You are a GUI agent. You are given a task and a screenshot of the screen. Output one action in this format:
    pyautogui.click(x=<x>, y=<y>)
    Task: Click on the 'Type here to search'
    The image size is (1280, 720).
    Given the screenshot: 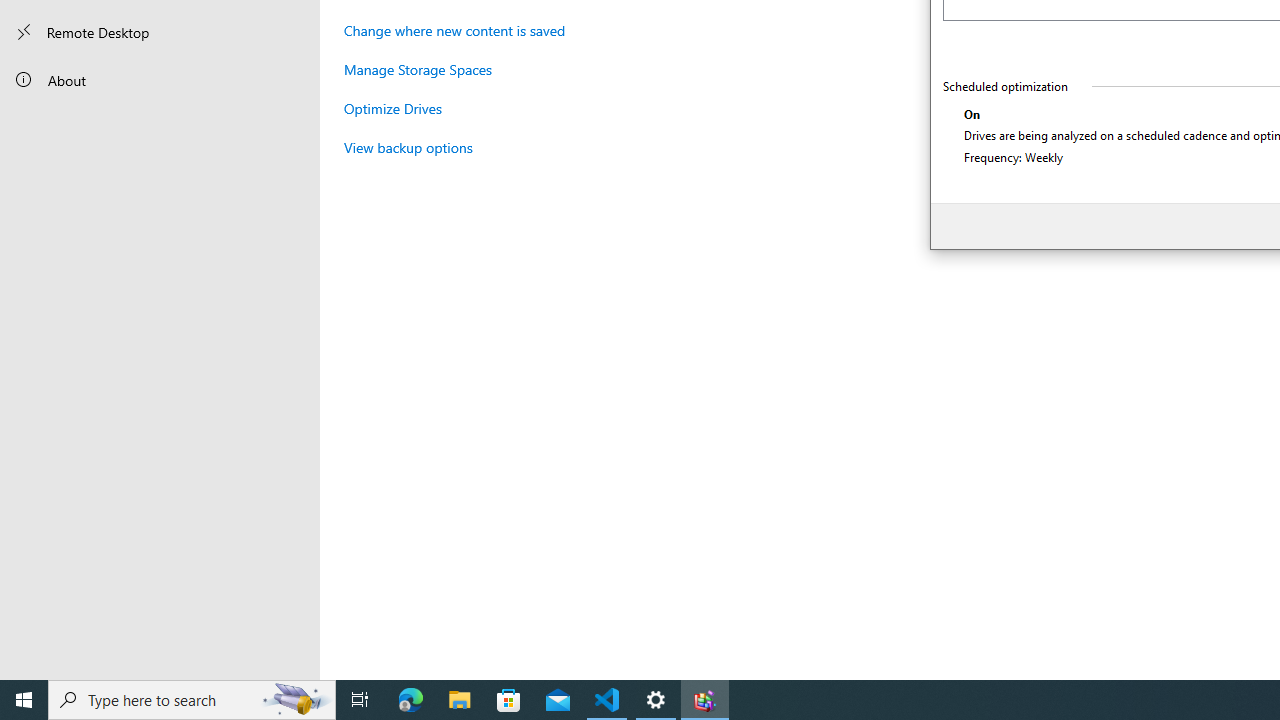 What is the action you would take?
    pyautogui.click(x=192, y=698)
    